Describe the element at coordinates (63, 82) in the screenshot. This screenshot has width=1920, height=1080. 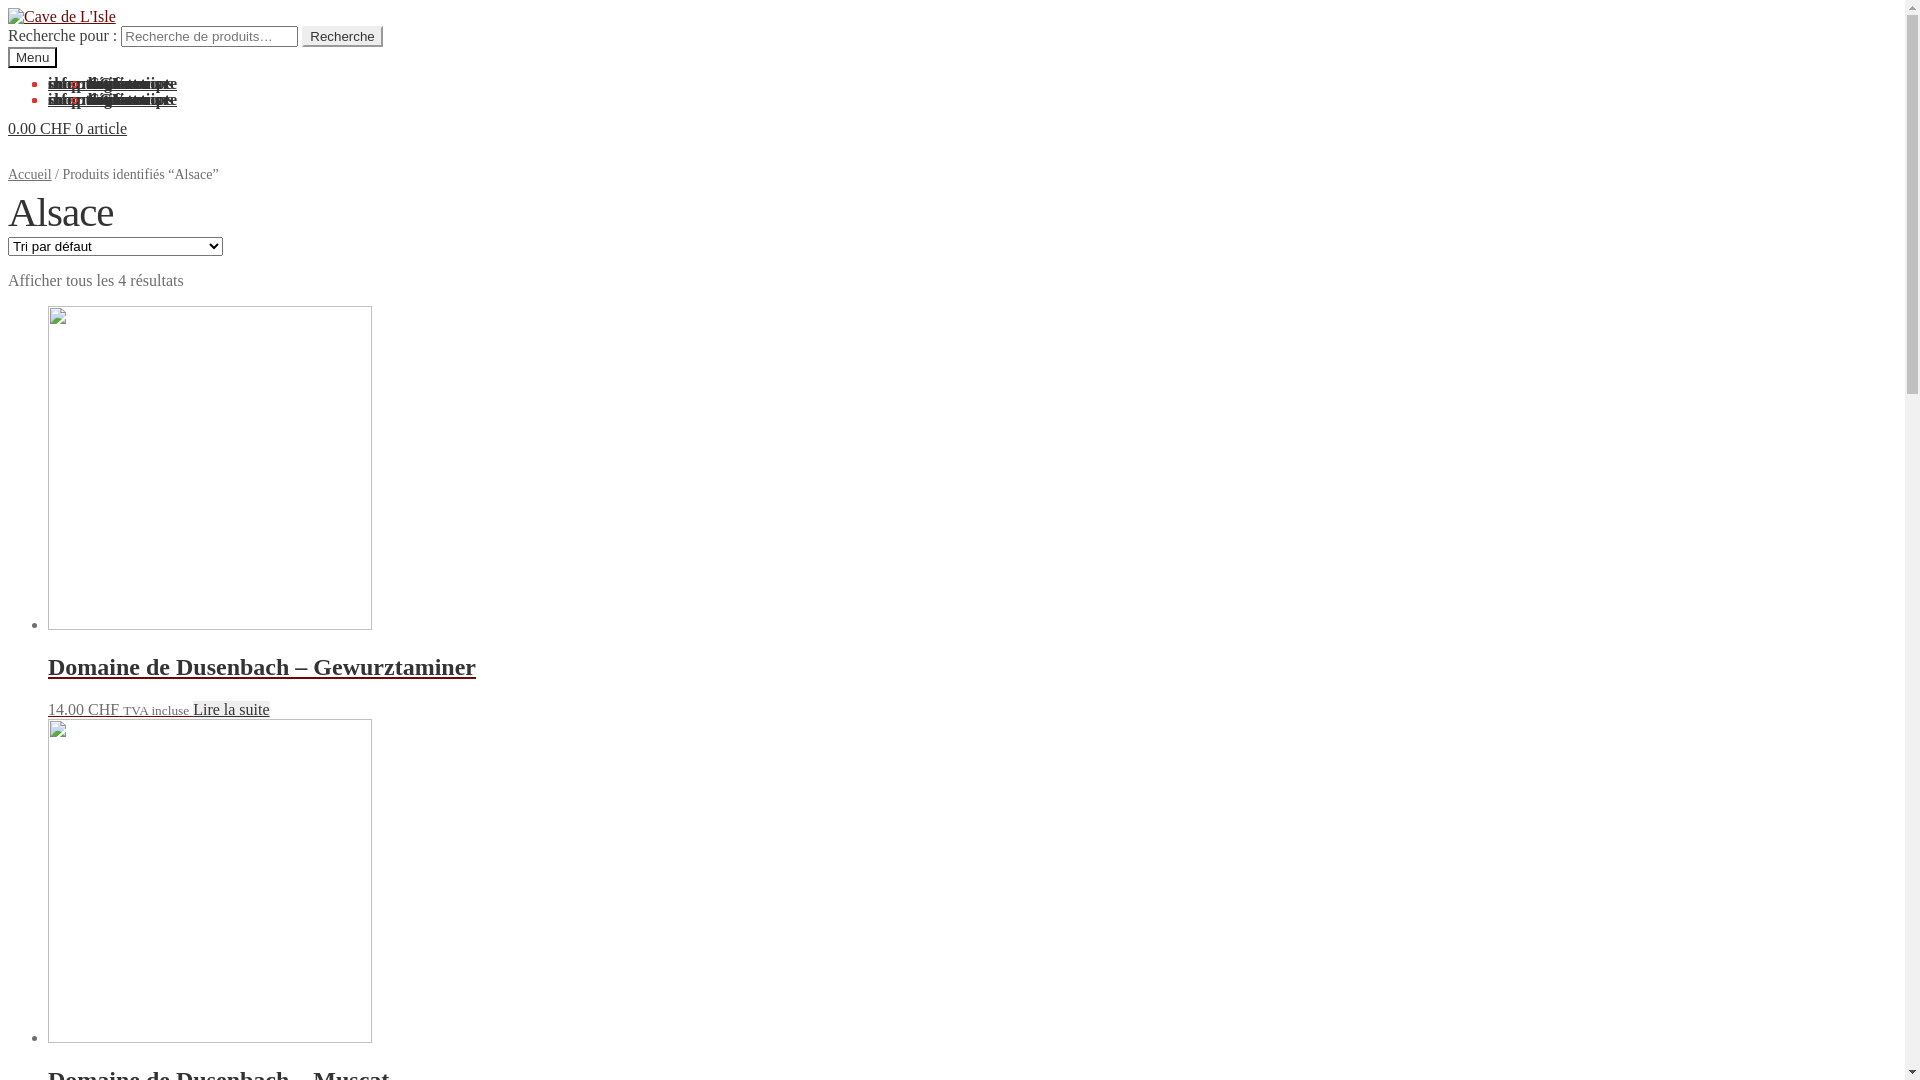
I see `'shop'` at that location.